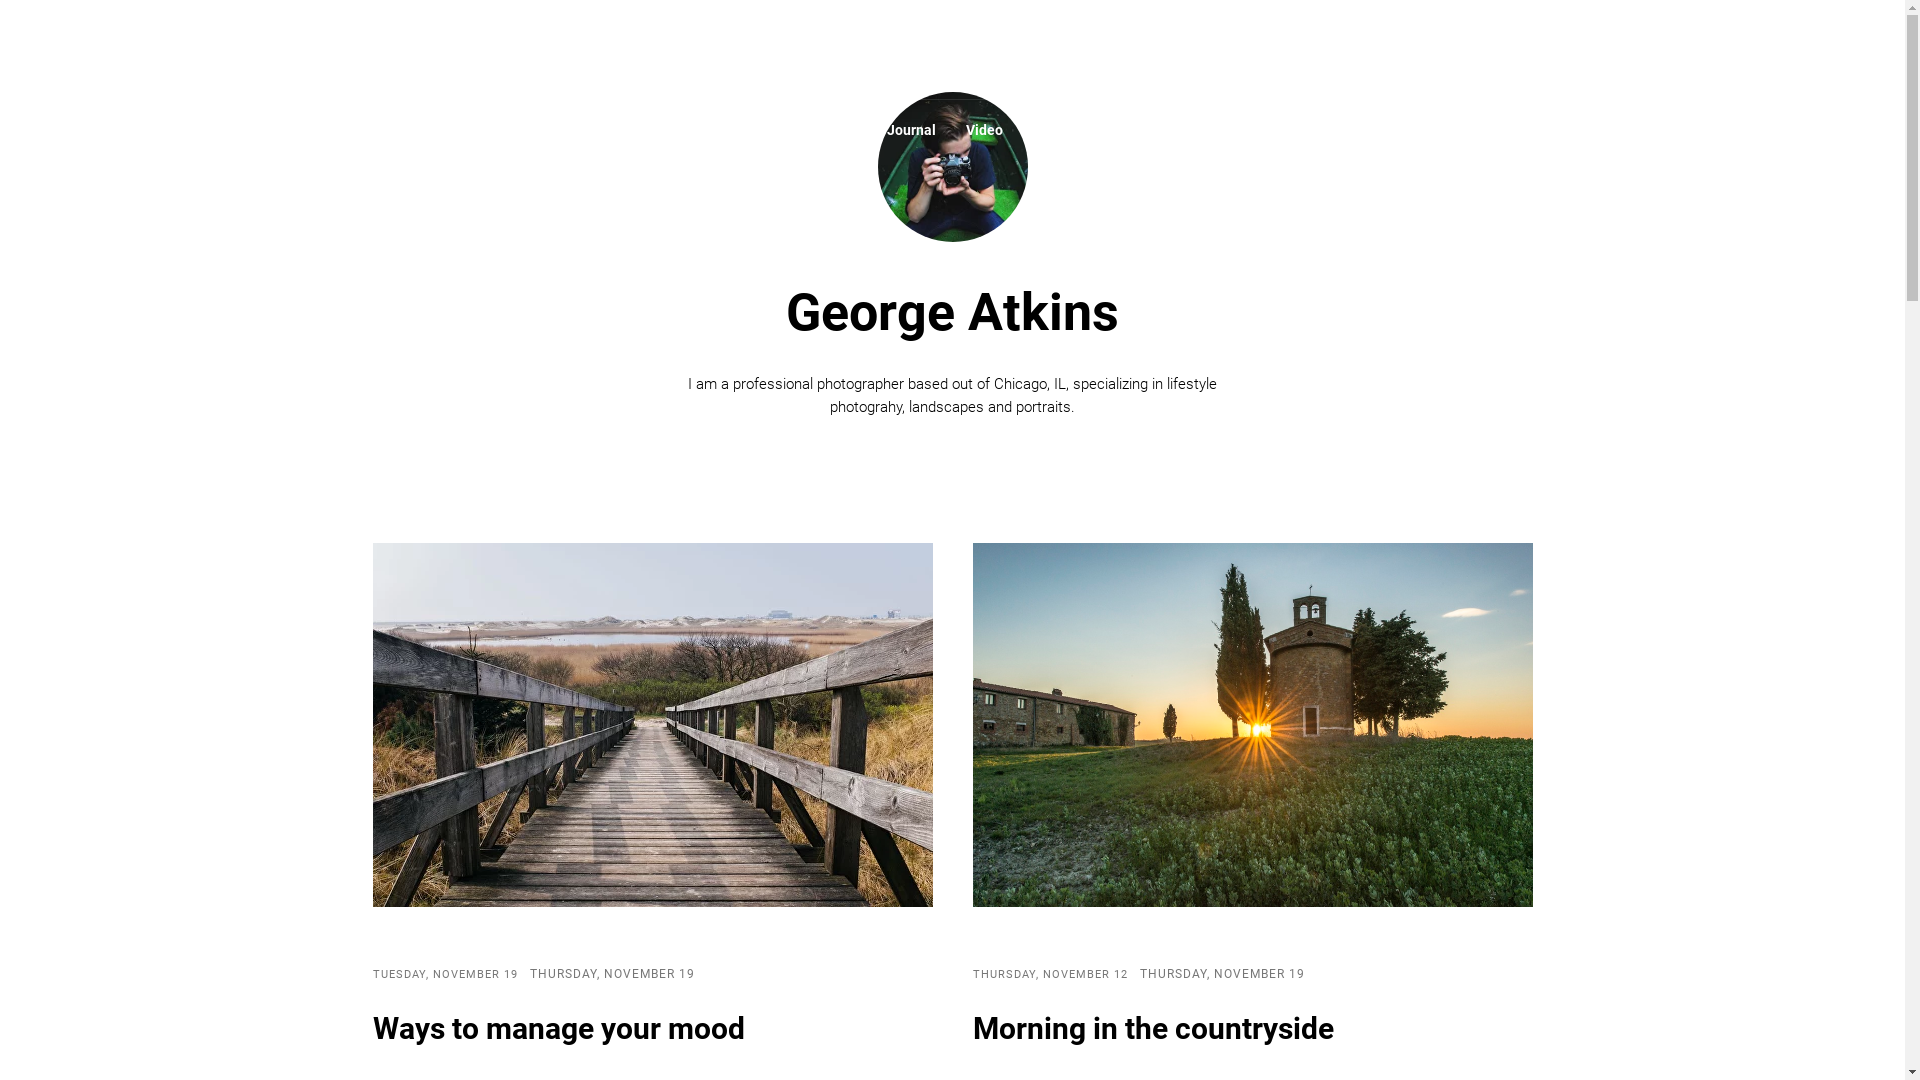 The image size is (1920, 1080). Describe the element at coordinates (1045, 130) in the screenshot. I see `'Tour'` at that location.